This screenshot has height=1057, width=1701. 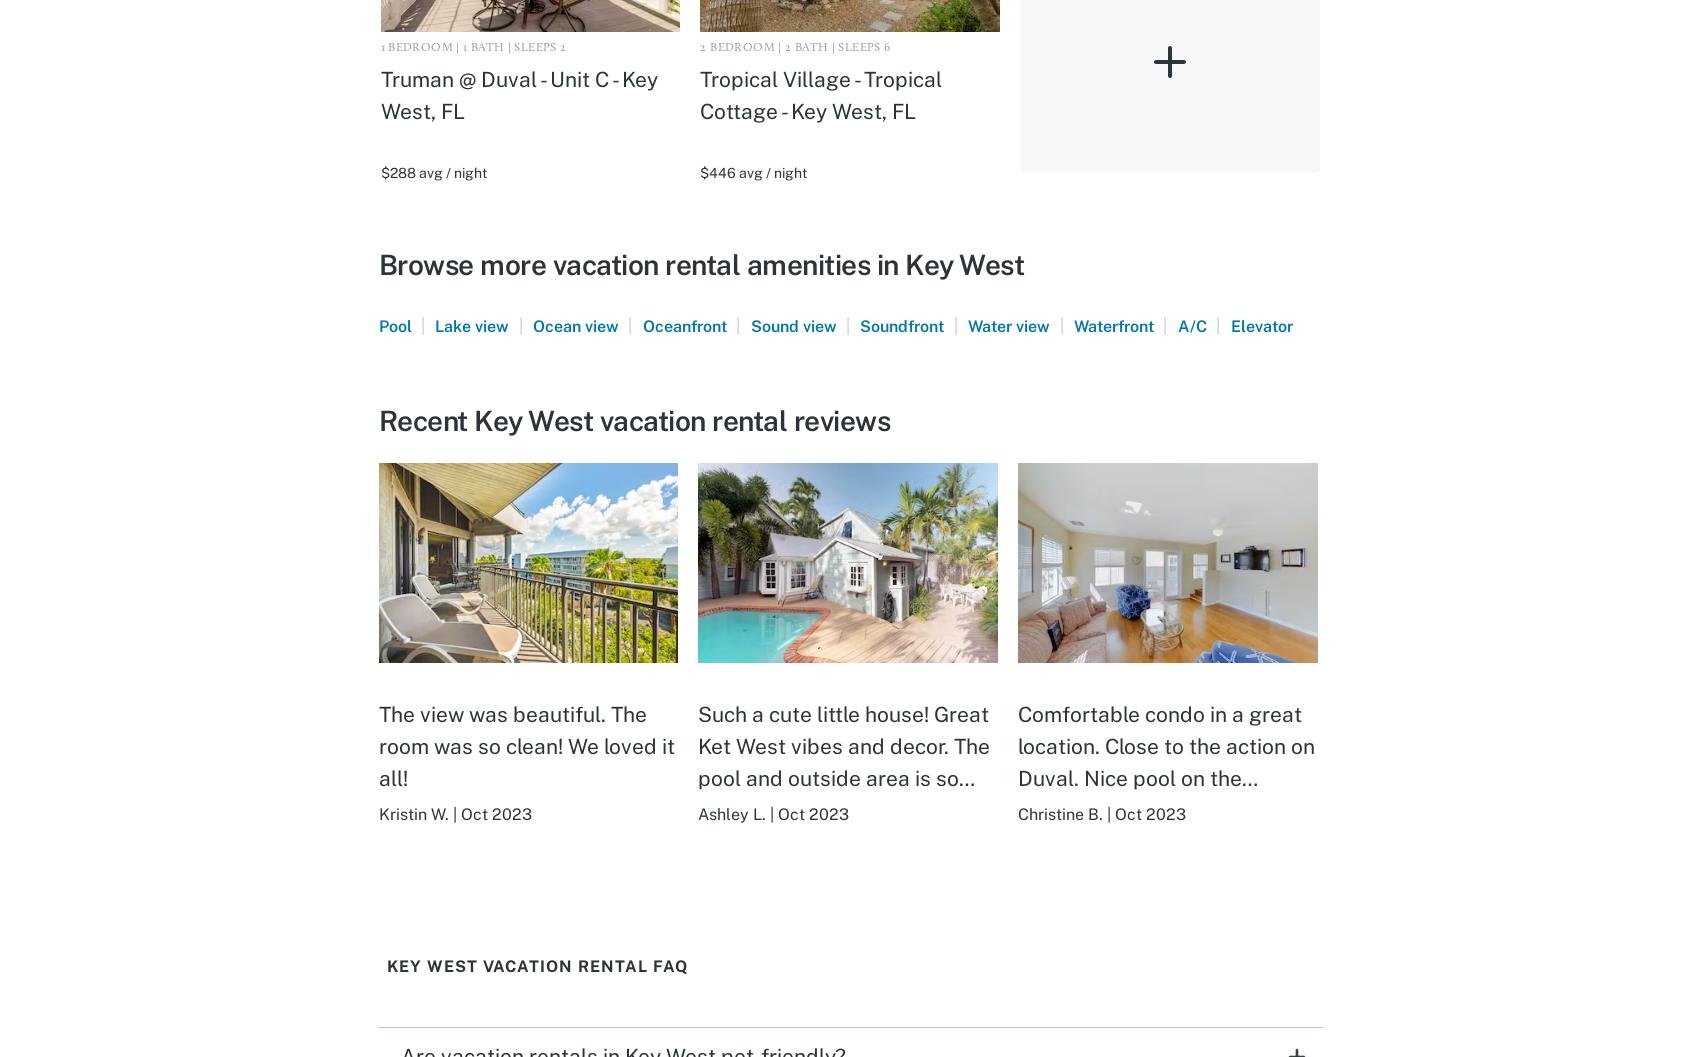 I want to click on 'The view was beautiful.  The room was so clean!  We loved it all!', so click(x=525, y=744).